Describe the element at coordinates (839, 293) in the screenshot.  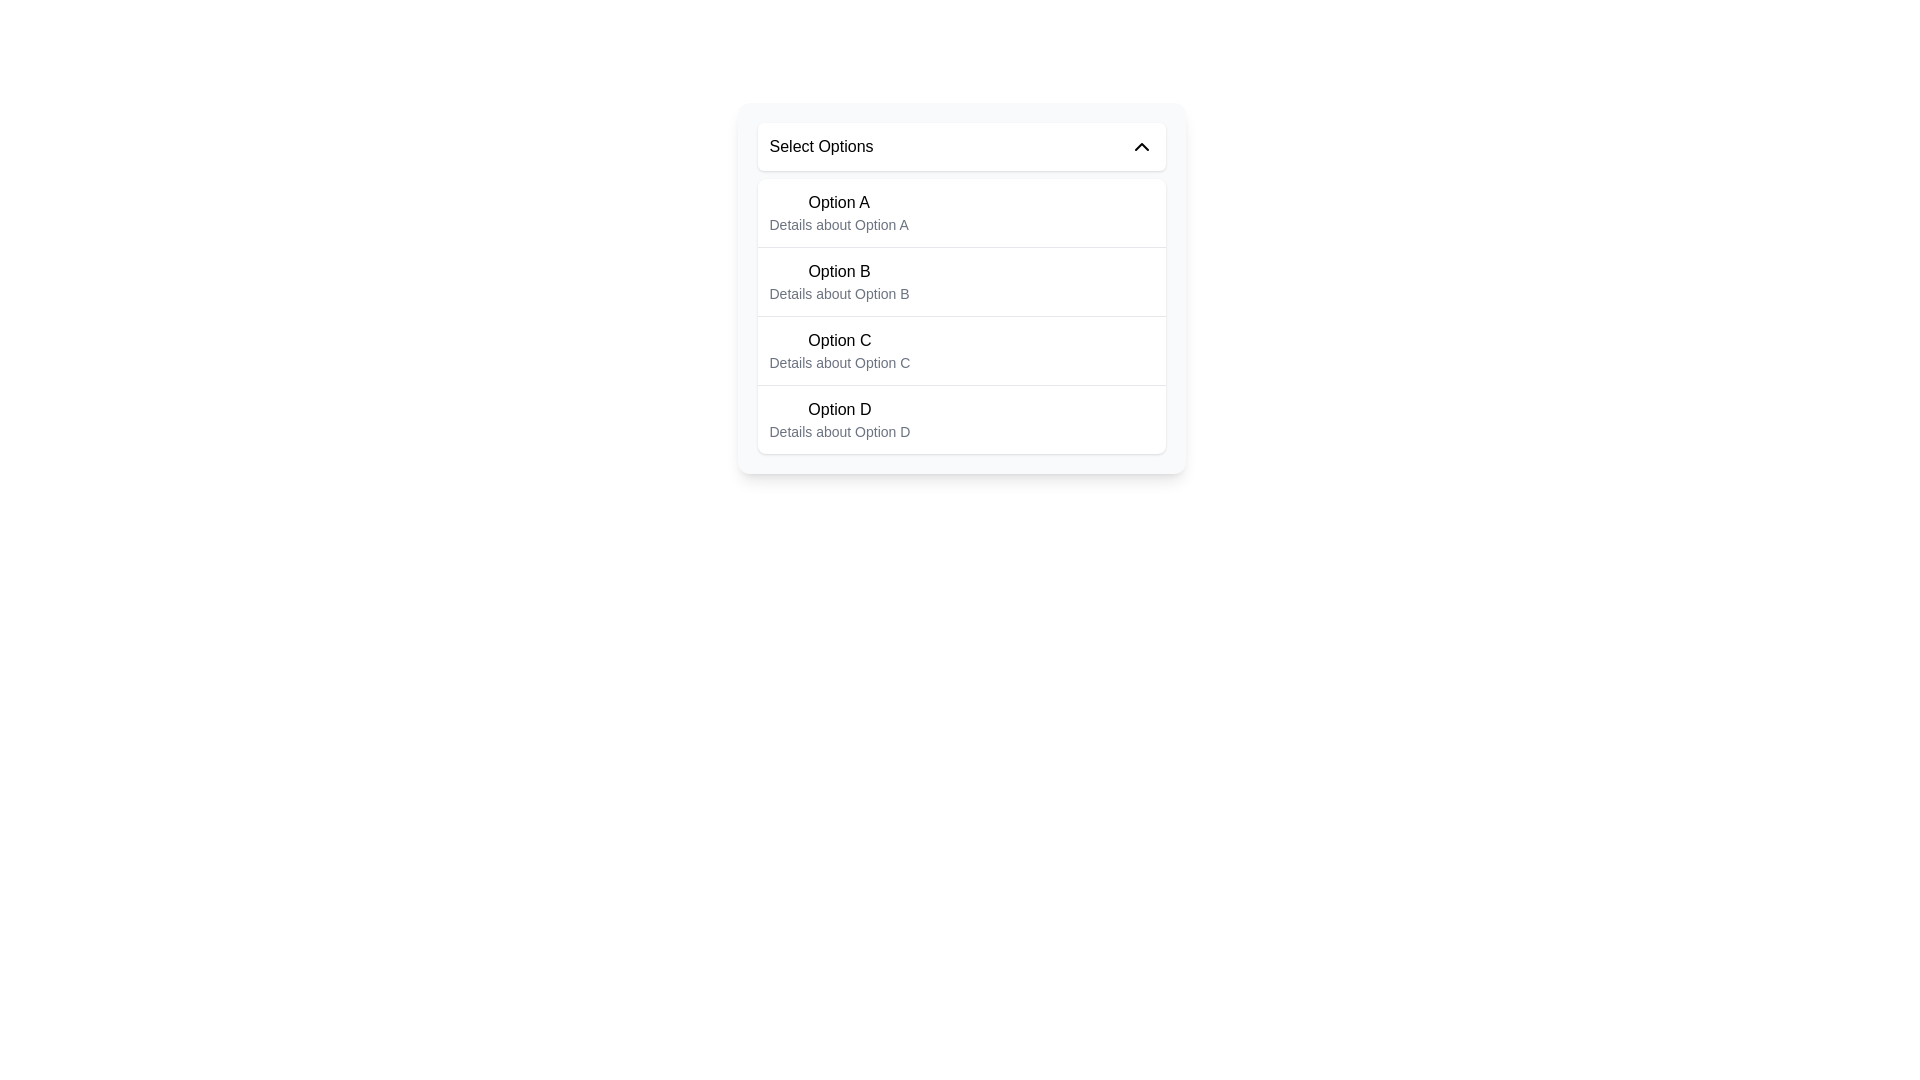
I see `text label that says 'Details about Option B', which is styled with a smaller font size and gray color, located below the header 'Option B' in the dropdown menu` at that location.